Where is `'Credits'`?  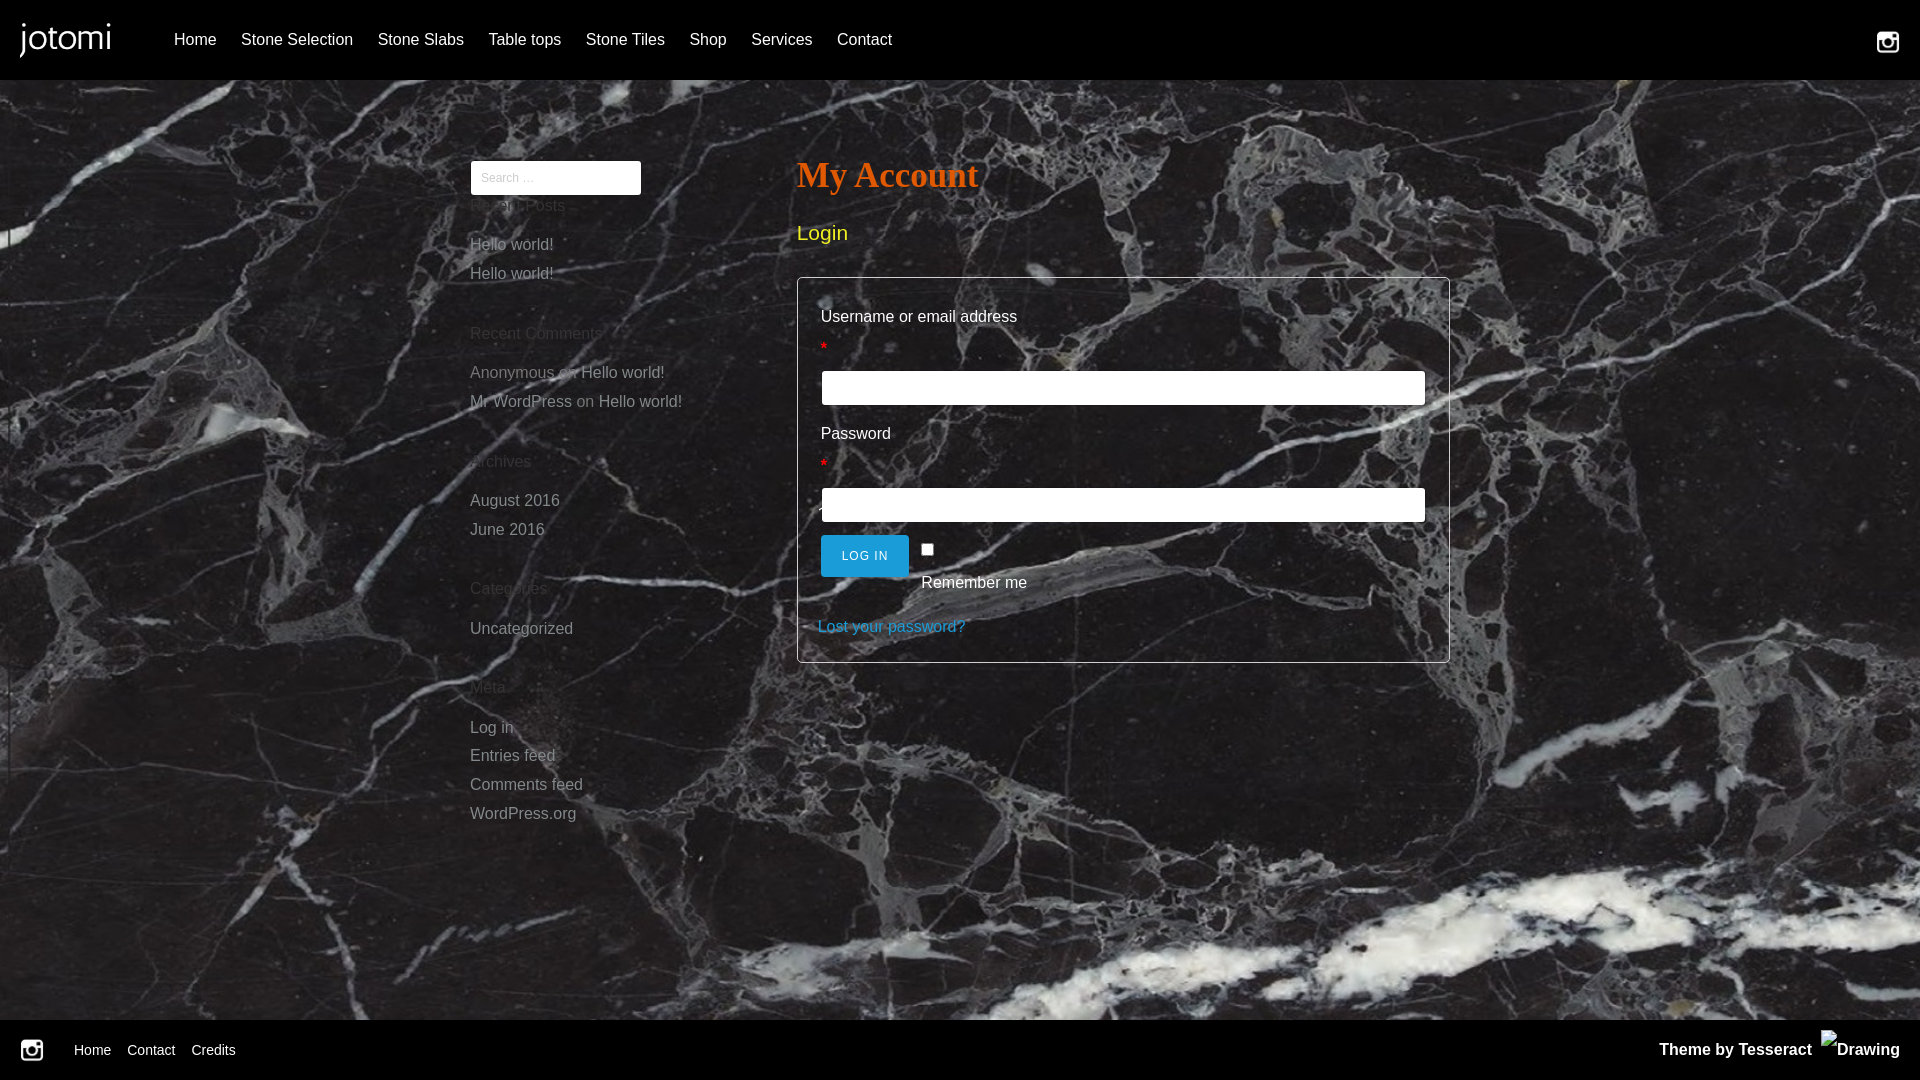 'Credits' is located at coordinates (191, 1048).